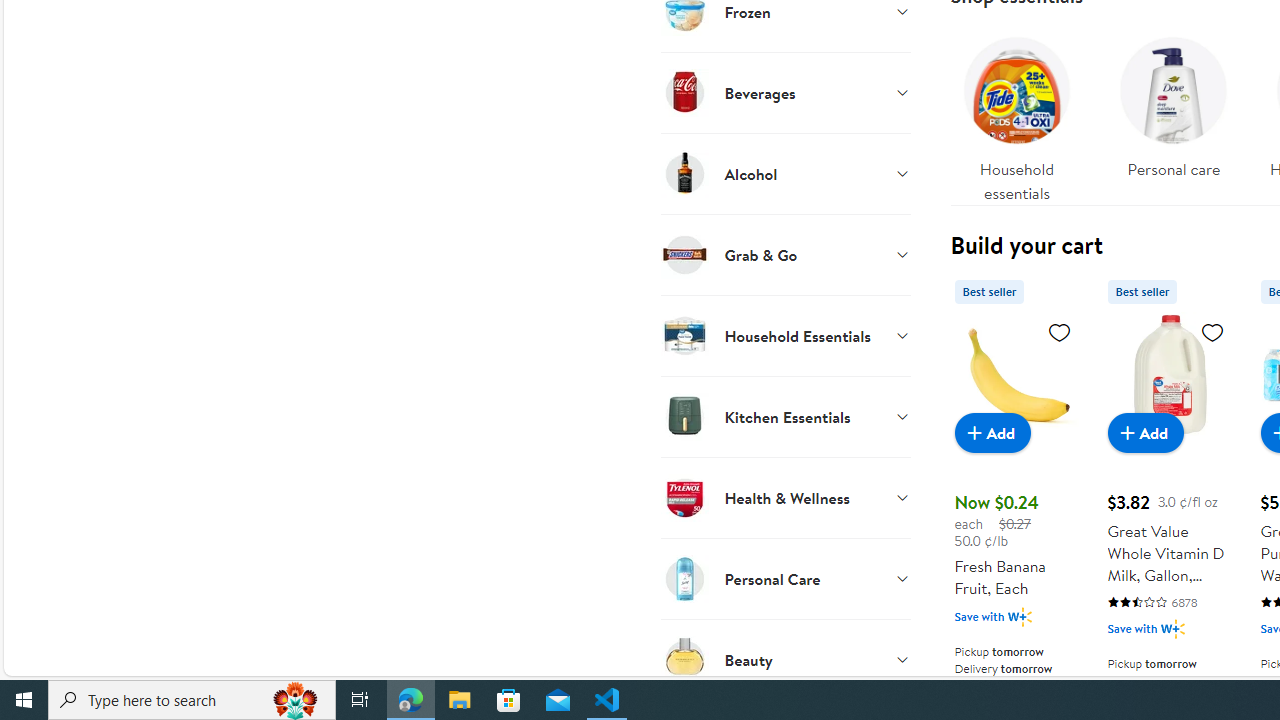  What do you see at coordinates (1016, 374) in the screenshot?
I see `'Fresh Banana Fruit, Each'` at bounding box center [1016, 374].